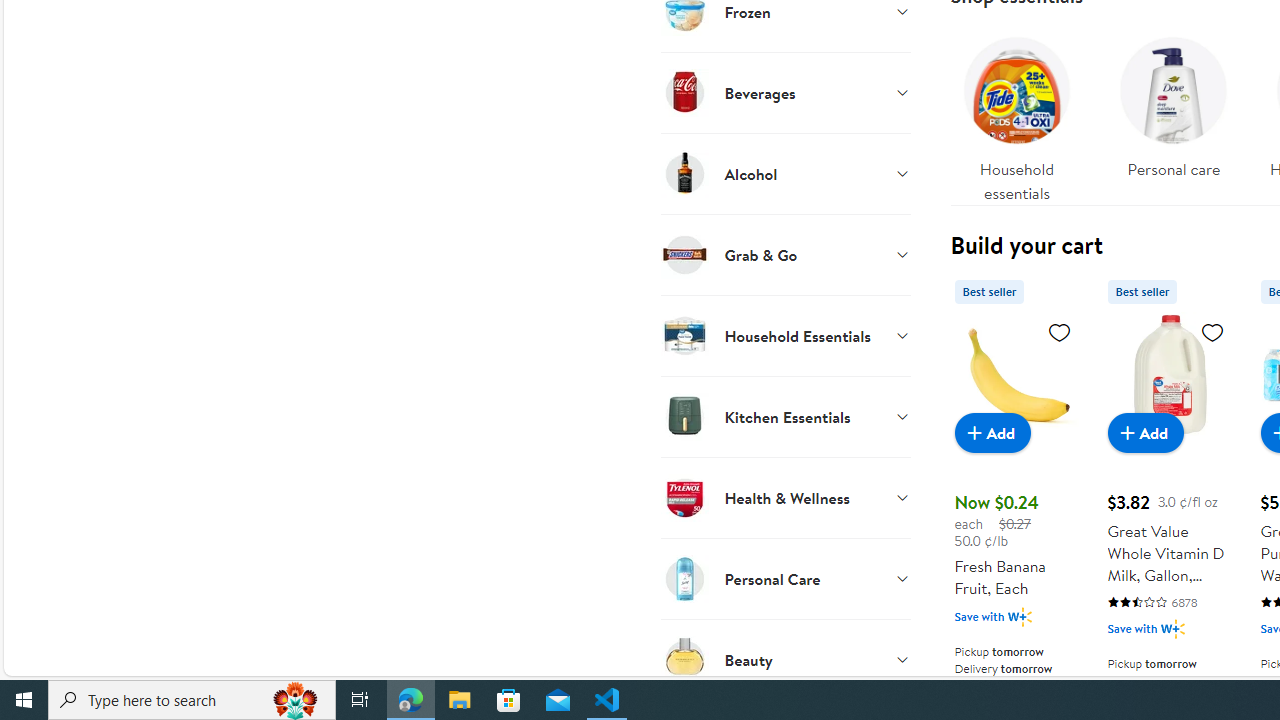  What do you see at coordinates (1016, 374) in the screenshot?
I see `'Fresh Banana Fruit, Each'` at bounding box center [1016, 374].